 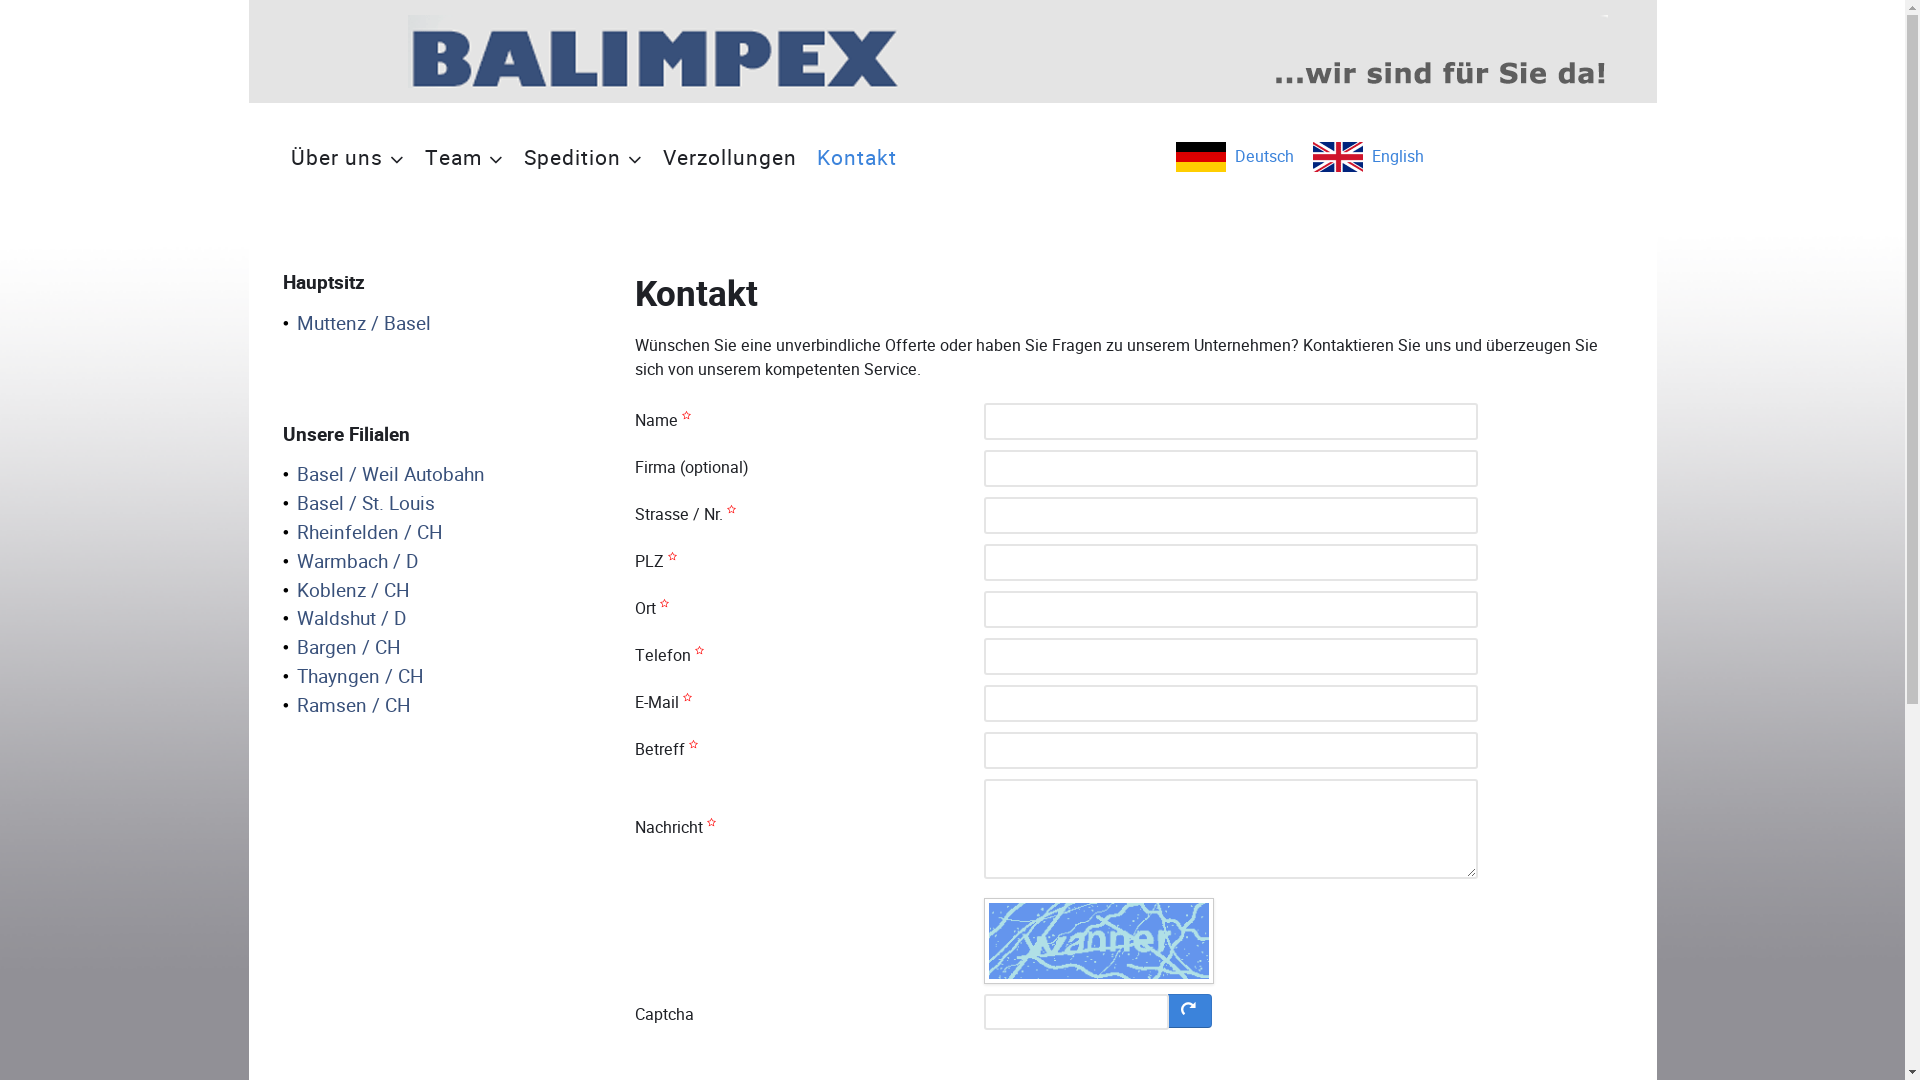 What do you see at coordinates (345, 590) in the screenshot?
I see `'Koblenz / CH'` at bounding box center [345, 590].